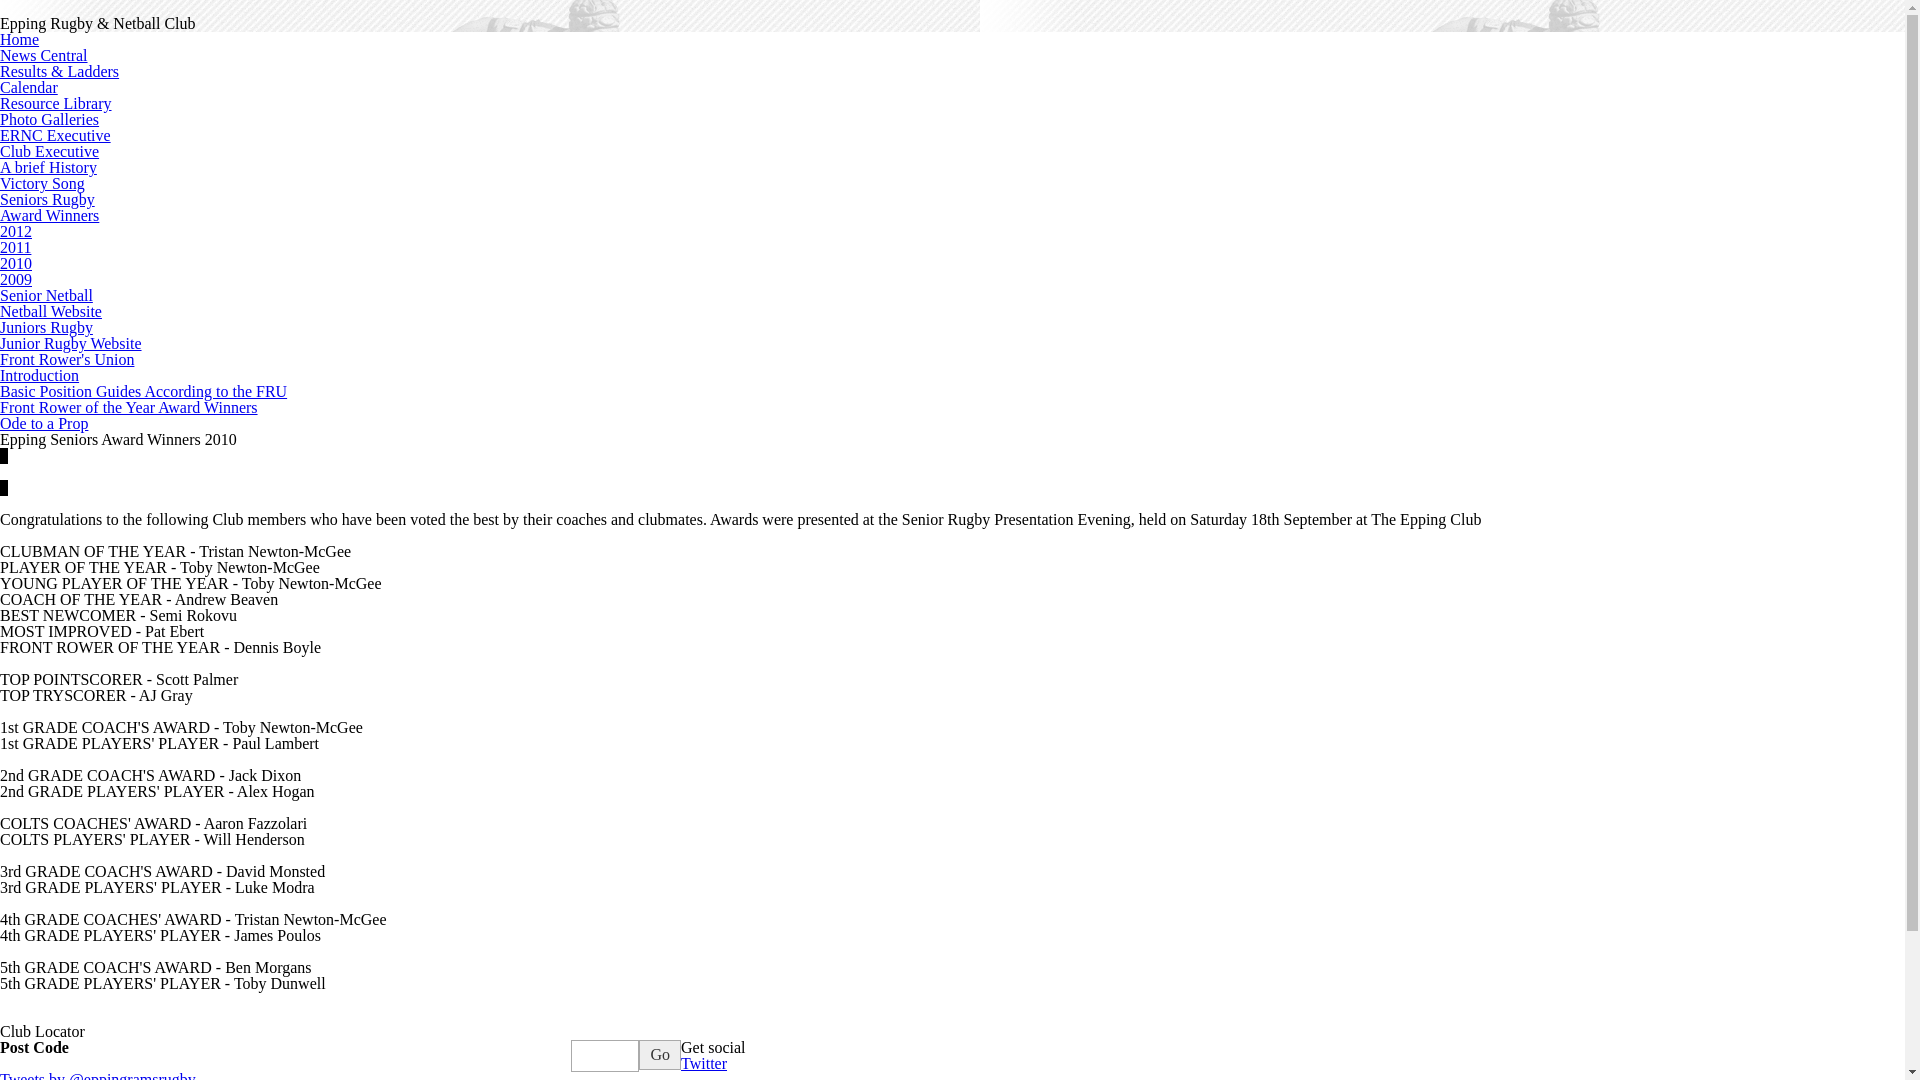 The image size is (1920, 1080). Describe the element at coordinates (0, 279) in the screenshot. I see `'2009'` at that location.